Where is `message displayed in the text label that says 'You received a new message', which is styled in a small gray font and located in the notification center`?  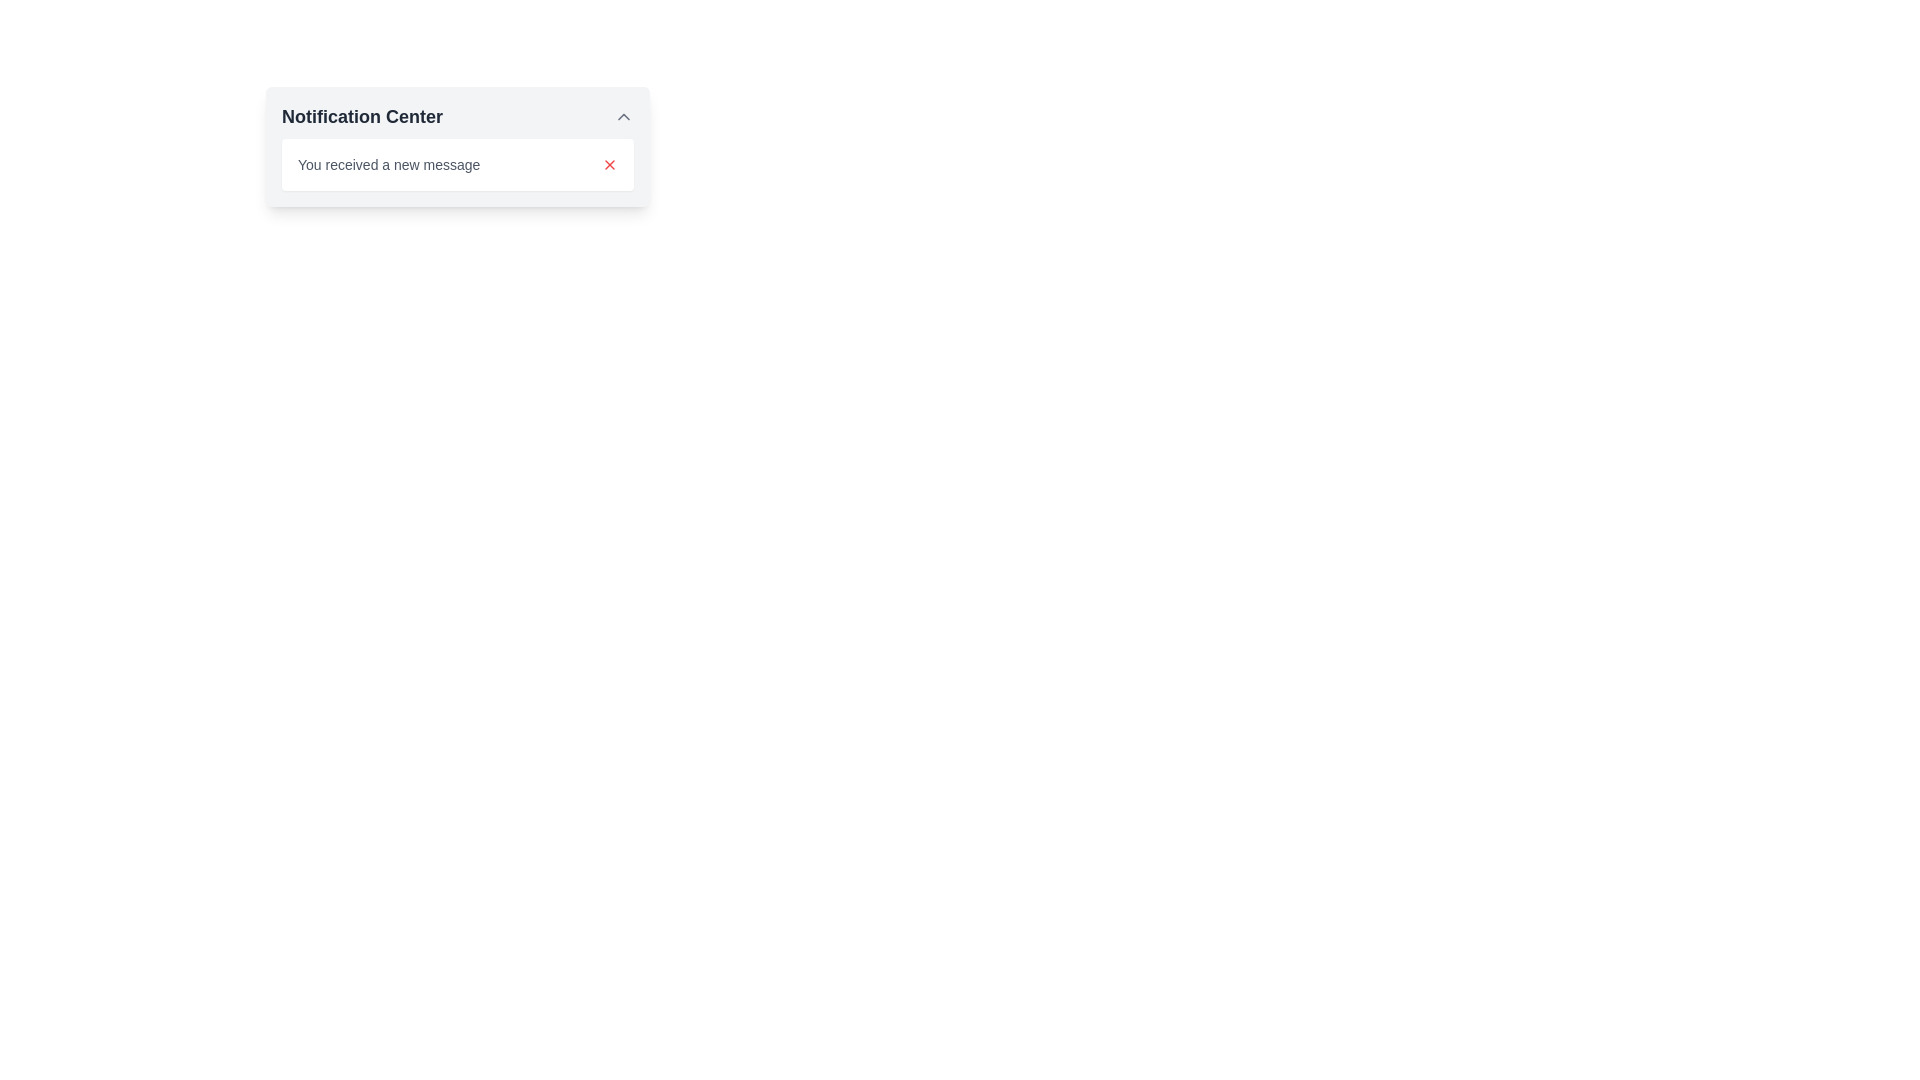
message displayed in the text label that says 'You received a new message', which is styled in a small gray font and located in the notification center is located at coordinates (389, 164).